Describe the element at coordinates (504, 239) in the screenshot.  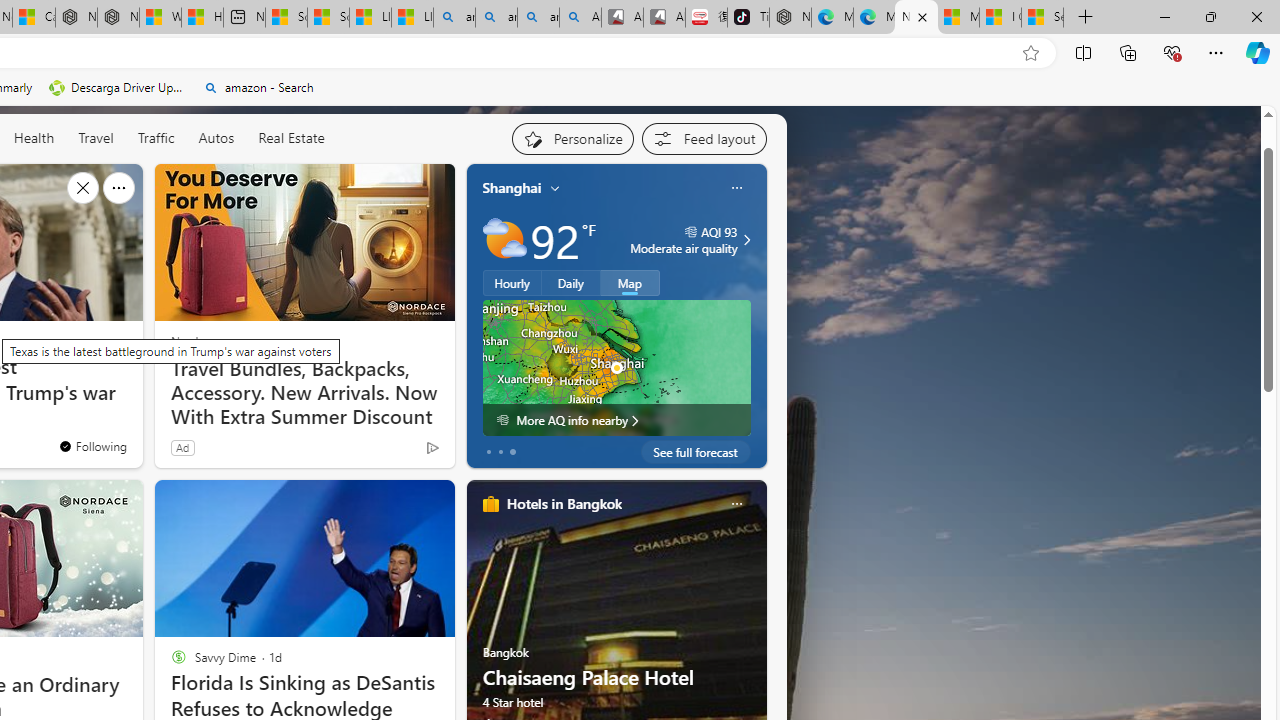
I see `'Partly sunny'` at that location.